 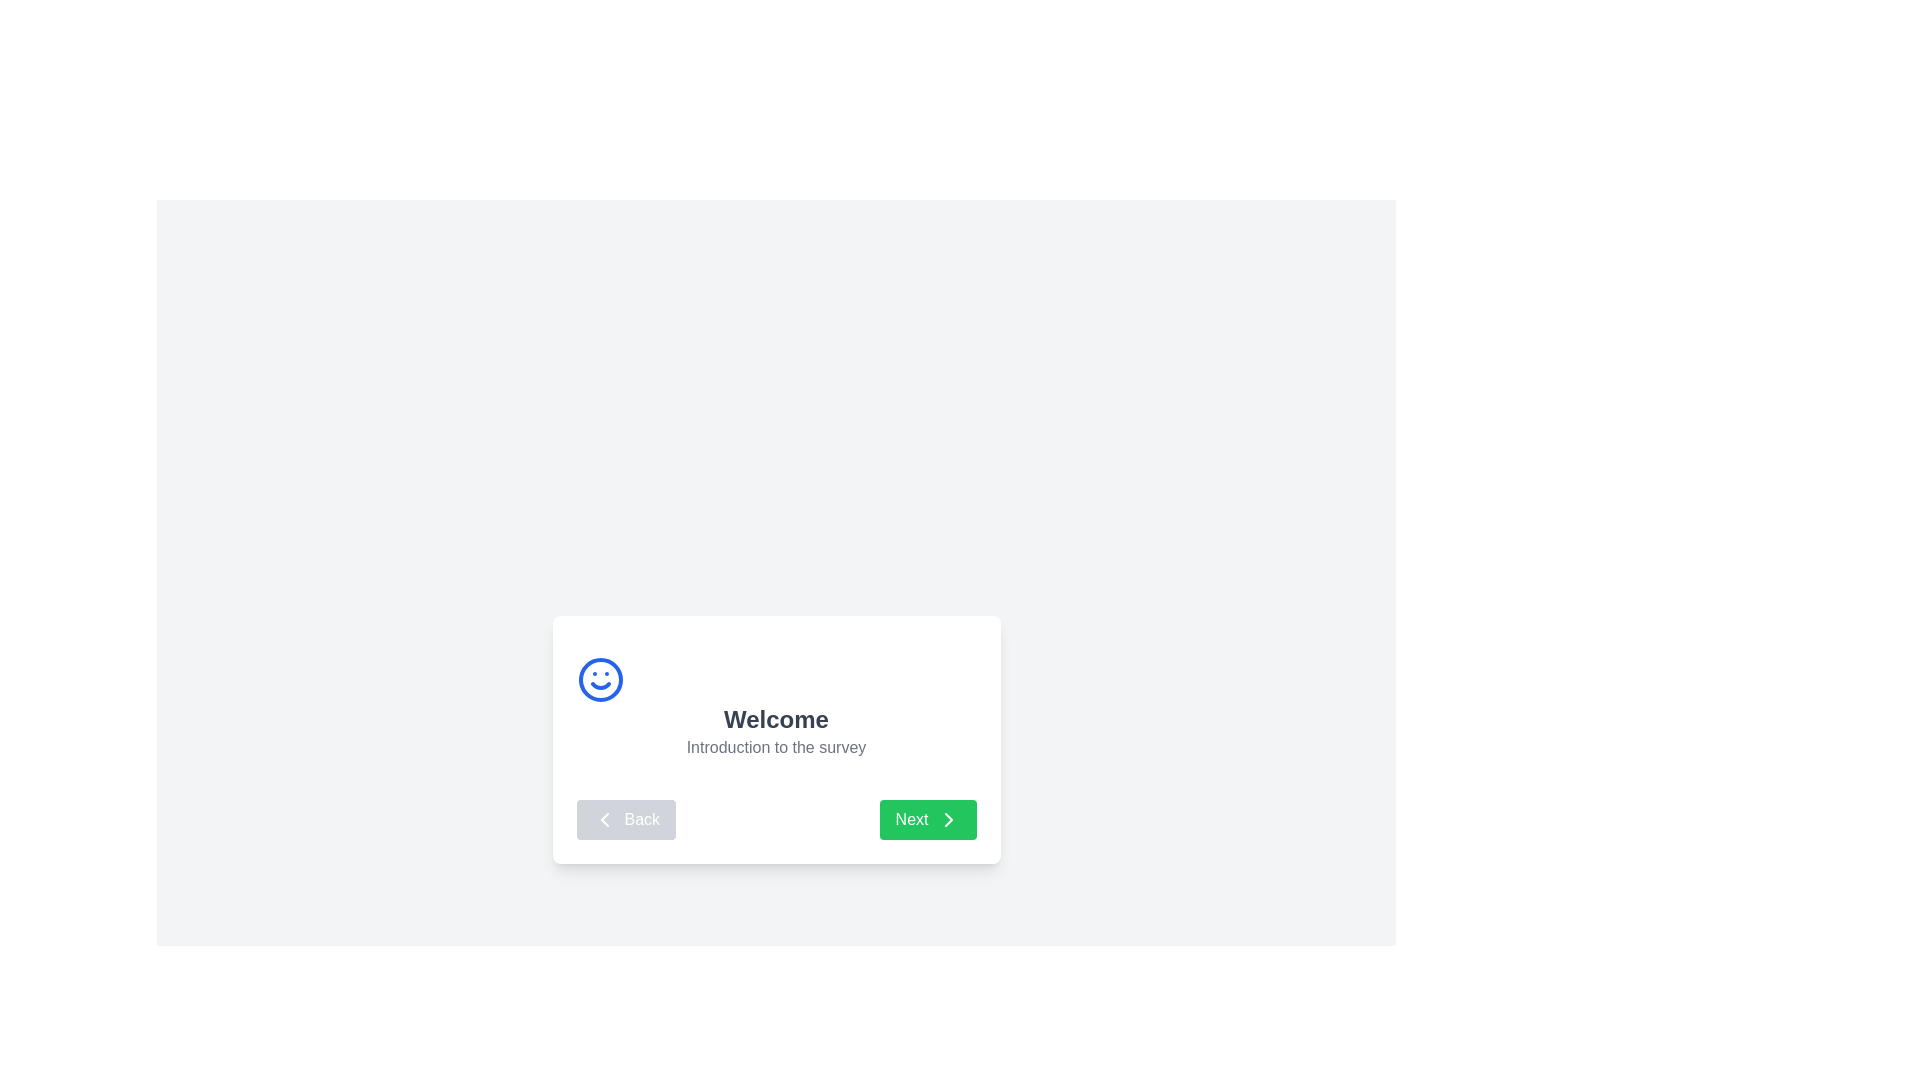 What do you see at coordinates (947, 820) in the screenshot?
I see `the rightward chevron SVG icon located within the 'Next' button at the bottom-right corner of the modal dialog interface` at bounding box center [947, 820].